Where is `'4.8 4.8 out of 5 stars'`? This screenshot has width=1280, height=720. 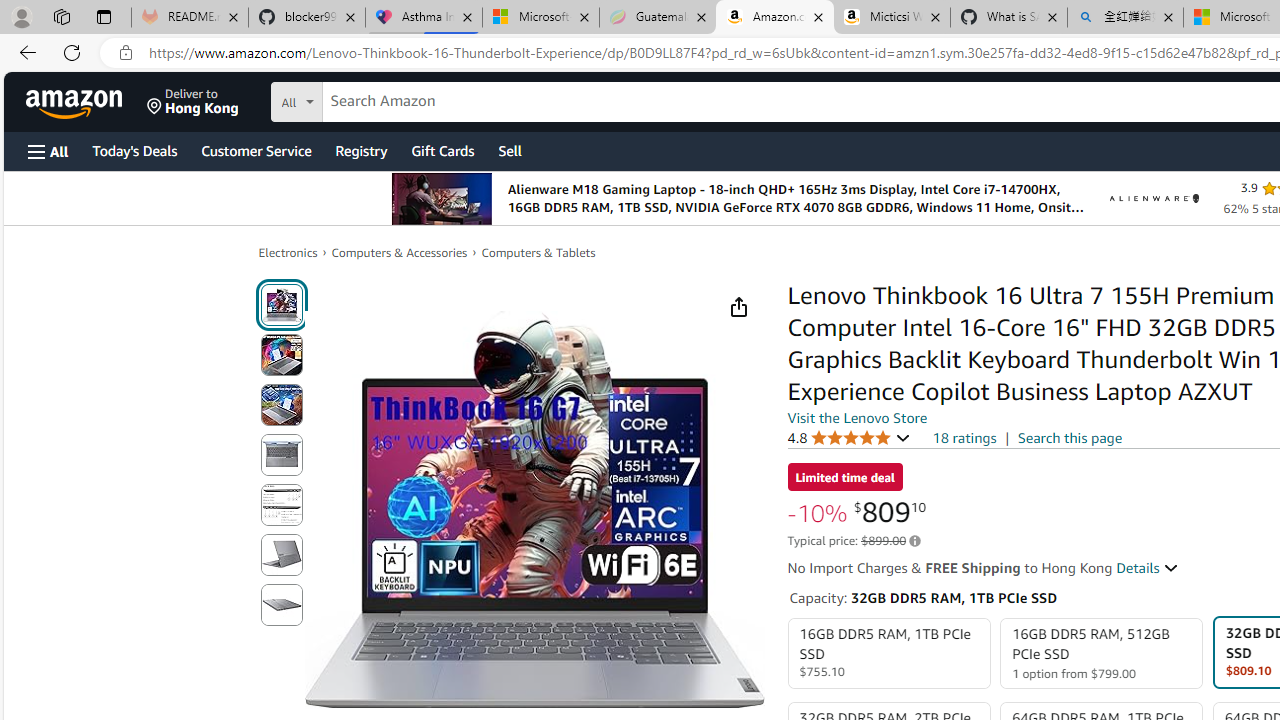
'4.8 4.8 out of 5 stars' is located at coordinates (849, 436).